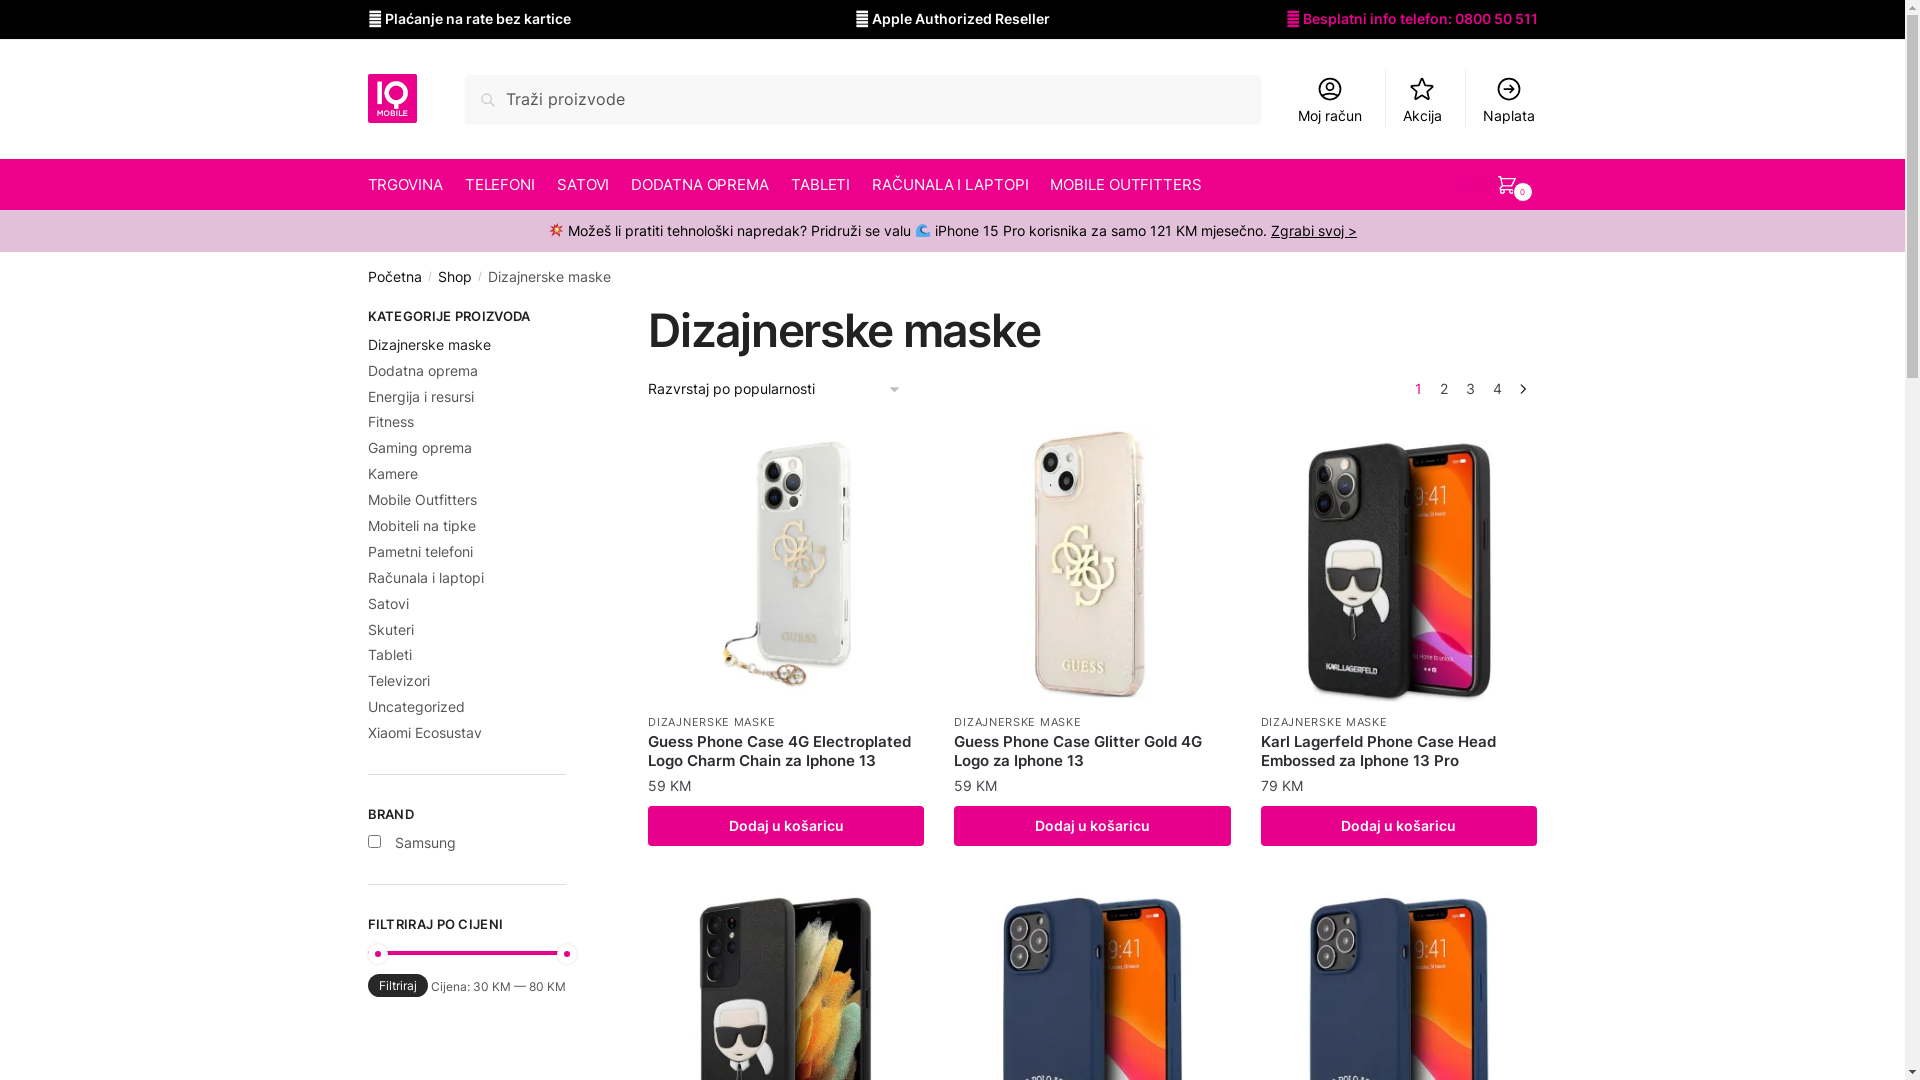 This screenshot has width=1920, height=1080. Describe the element at coordinates (582, 185) in the screenshot. I see `'SATOVI'` at that location.